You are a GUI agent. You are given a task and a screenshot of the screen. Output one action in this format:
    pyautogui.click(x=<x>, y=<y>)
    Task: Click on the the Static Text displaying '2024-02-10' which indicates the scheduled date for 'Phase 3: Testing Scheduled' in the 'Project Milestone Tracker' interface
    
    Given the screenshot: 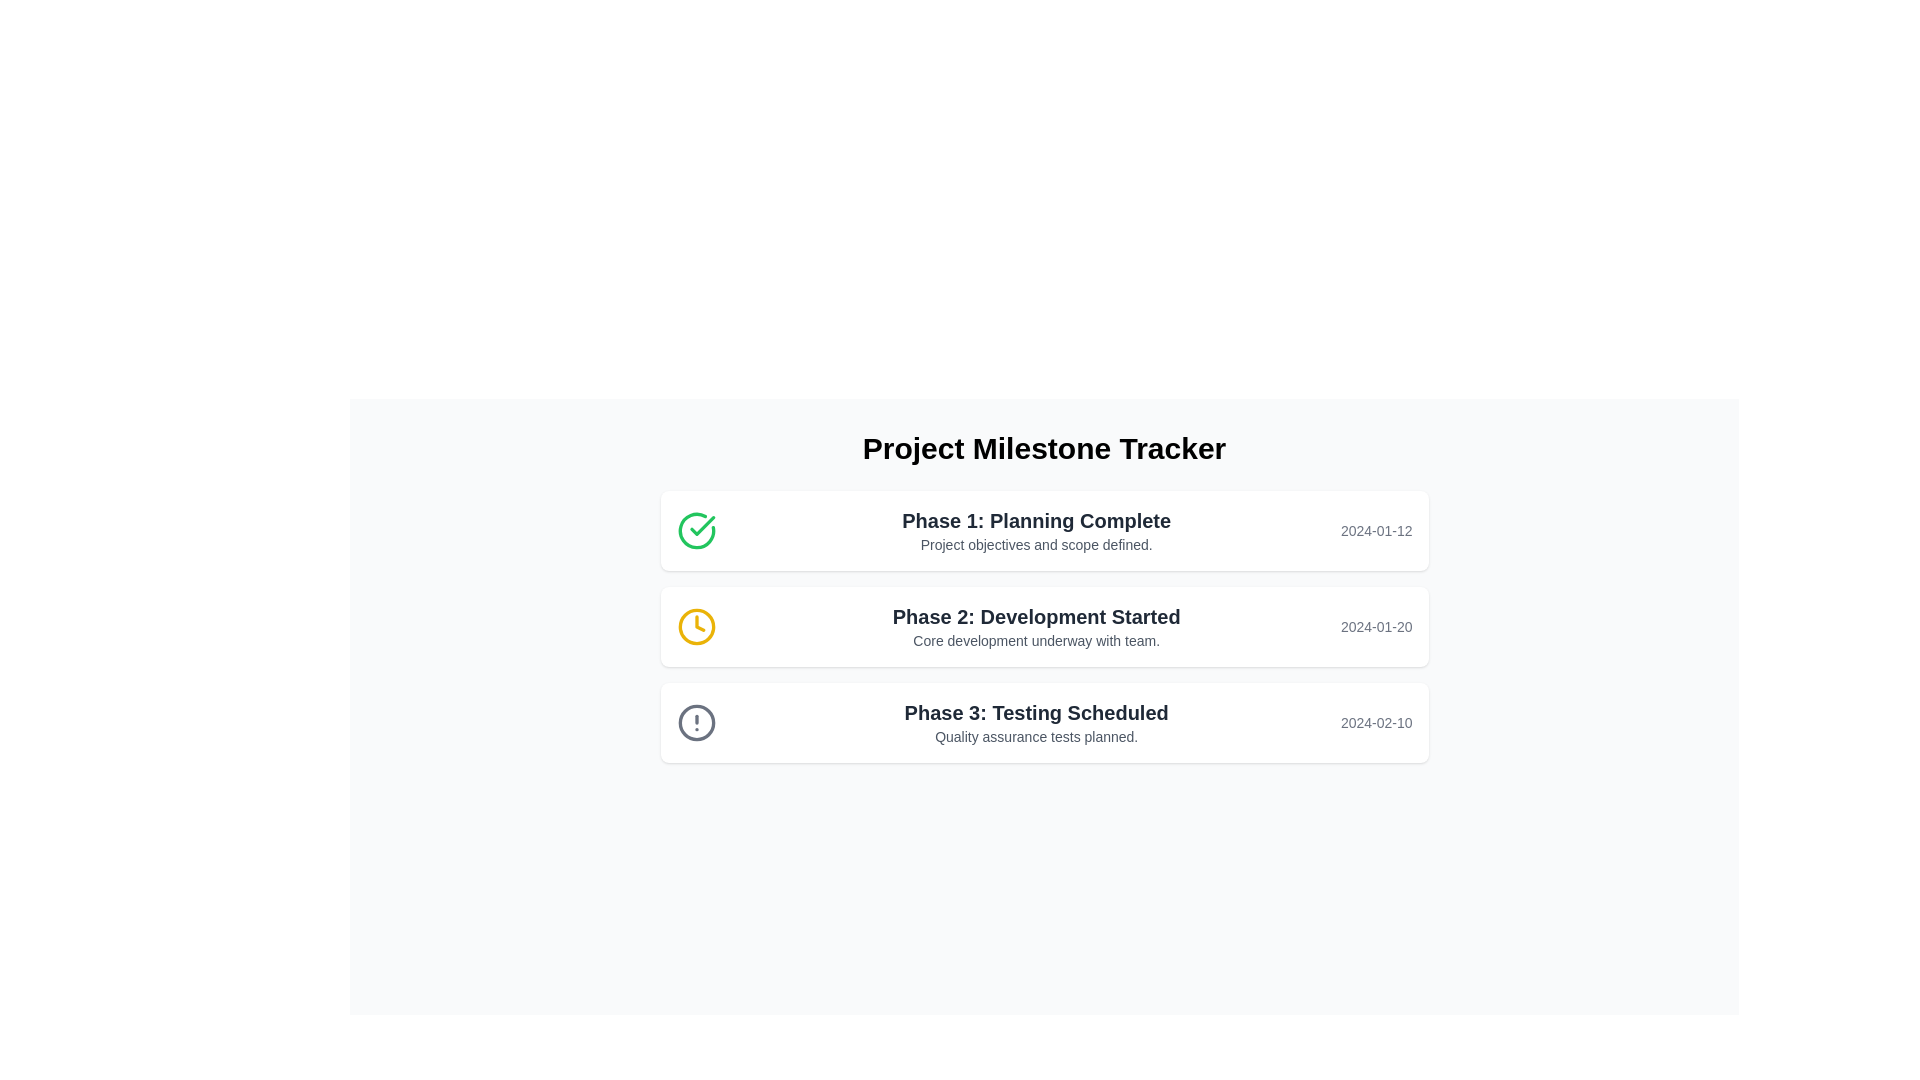 What is the action you would take?
    pyautogui.click(x=1375, y=722)
    